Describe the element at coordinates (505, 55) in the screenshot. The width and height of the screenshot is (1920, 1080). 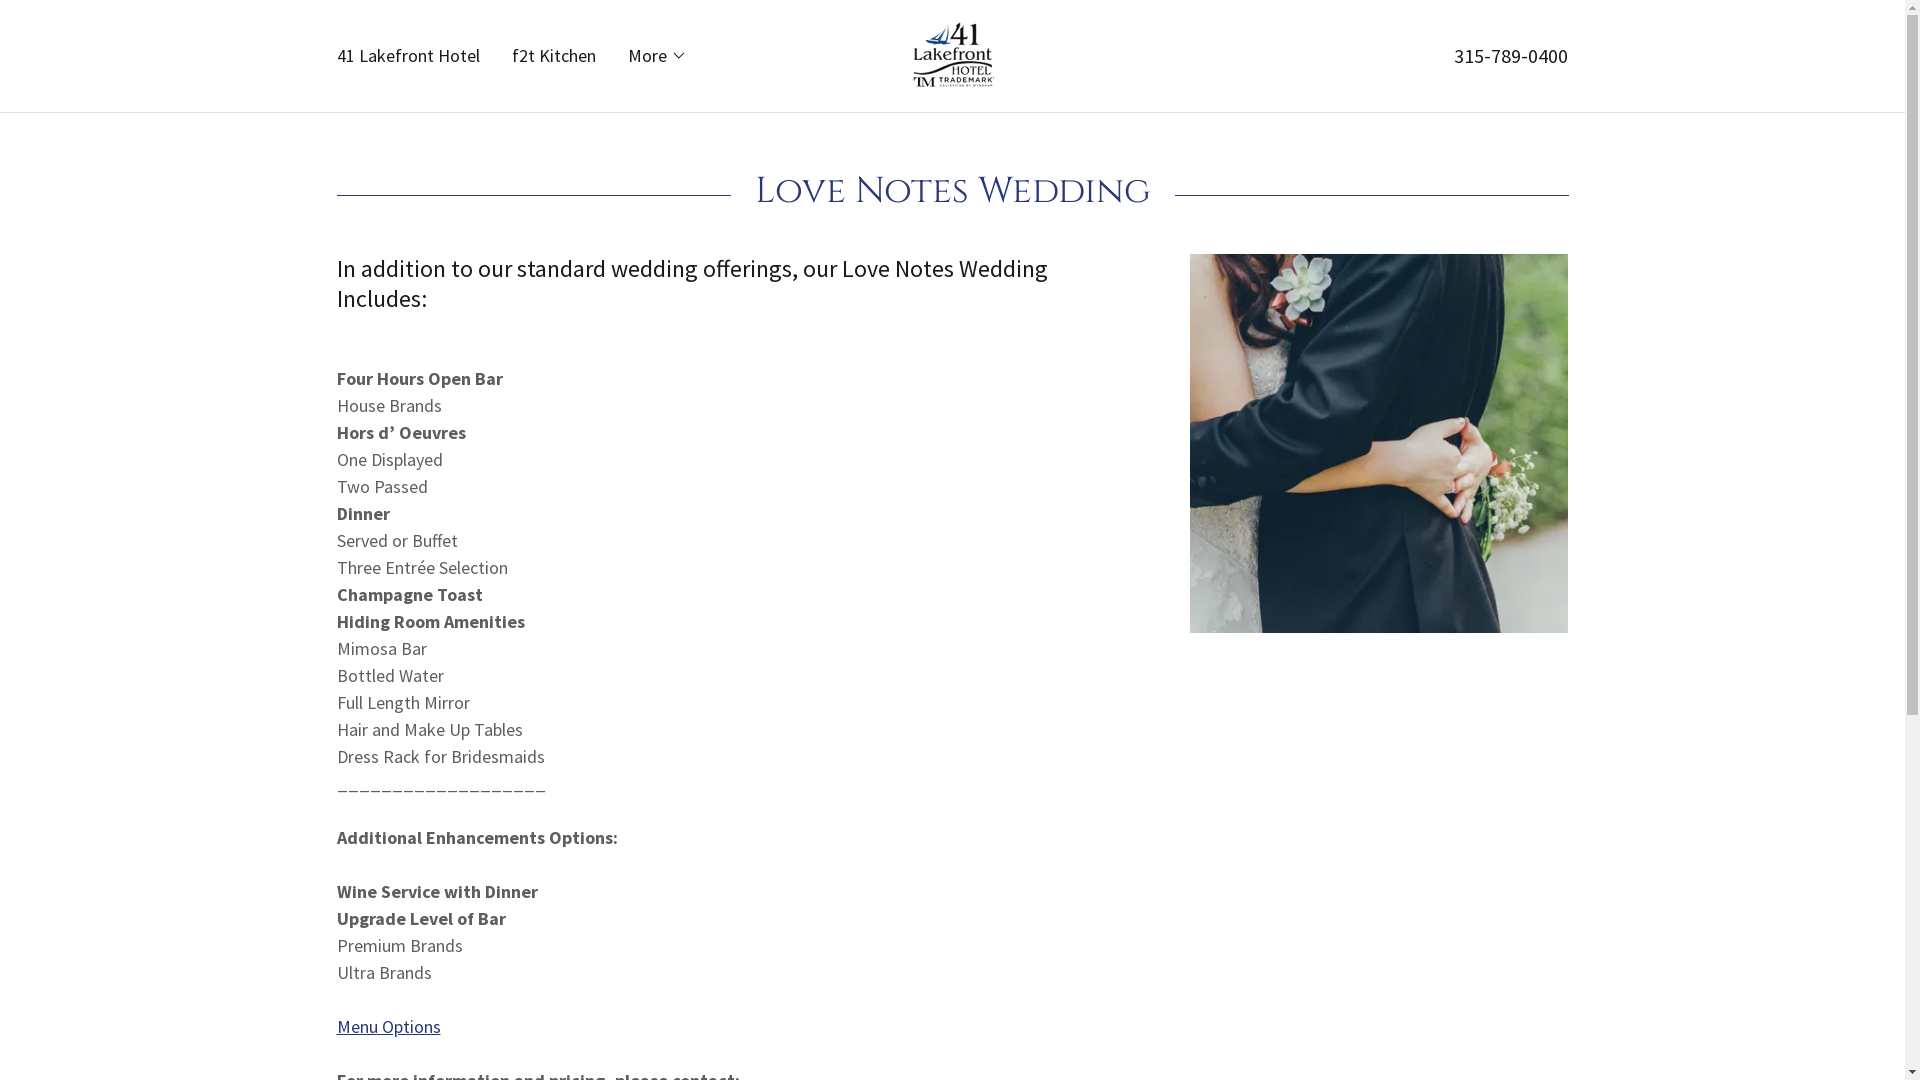
I see `'f2t Kitchen'` at that location.